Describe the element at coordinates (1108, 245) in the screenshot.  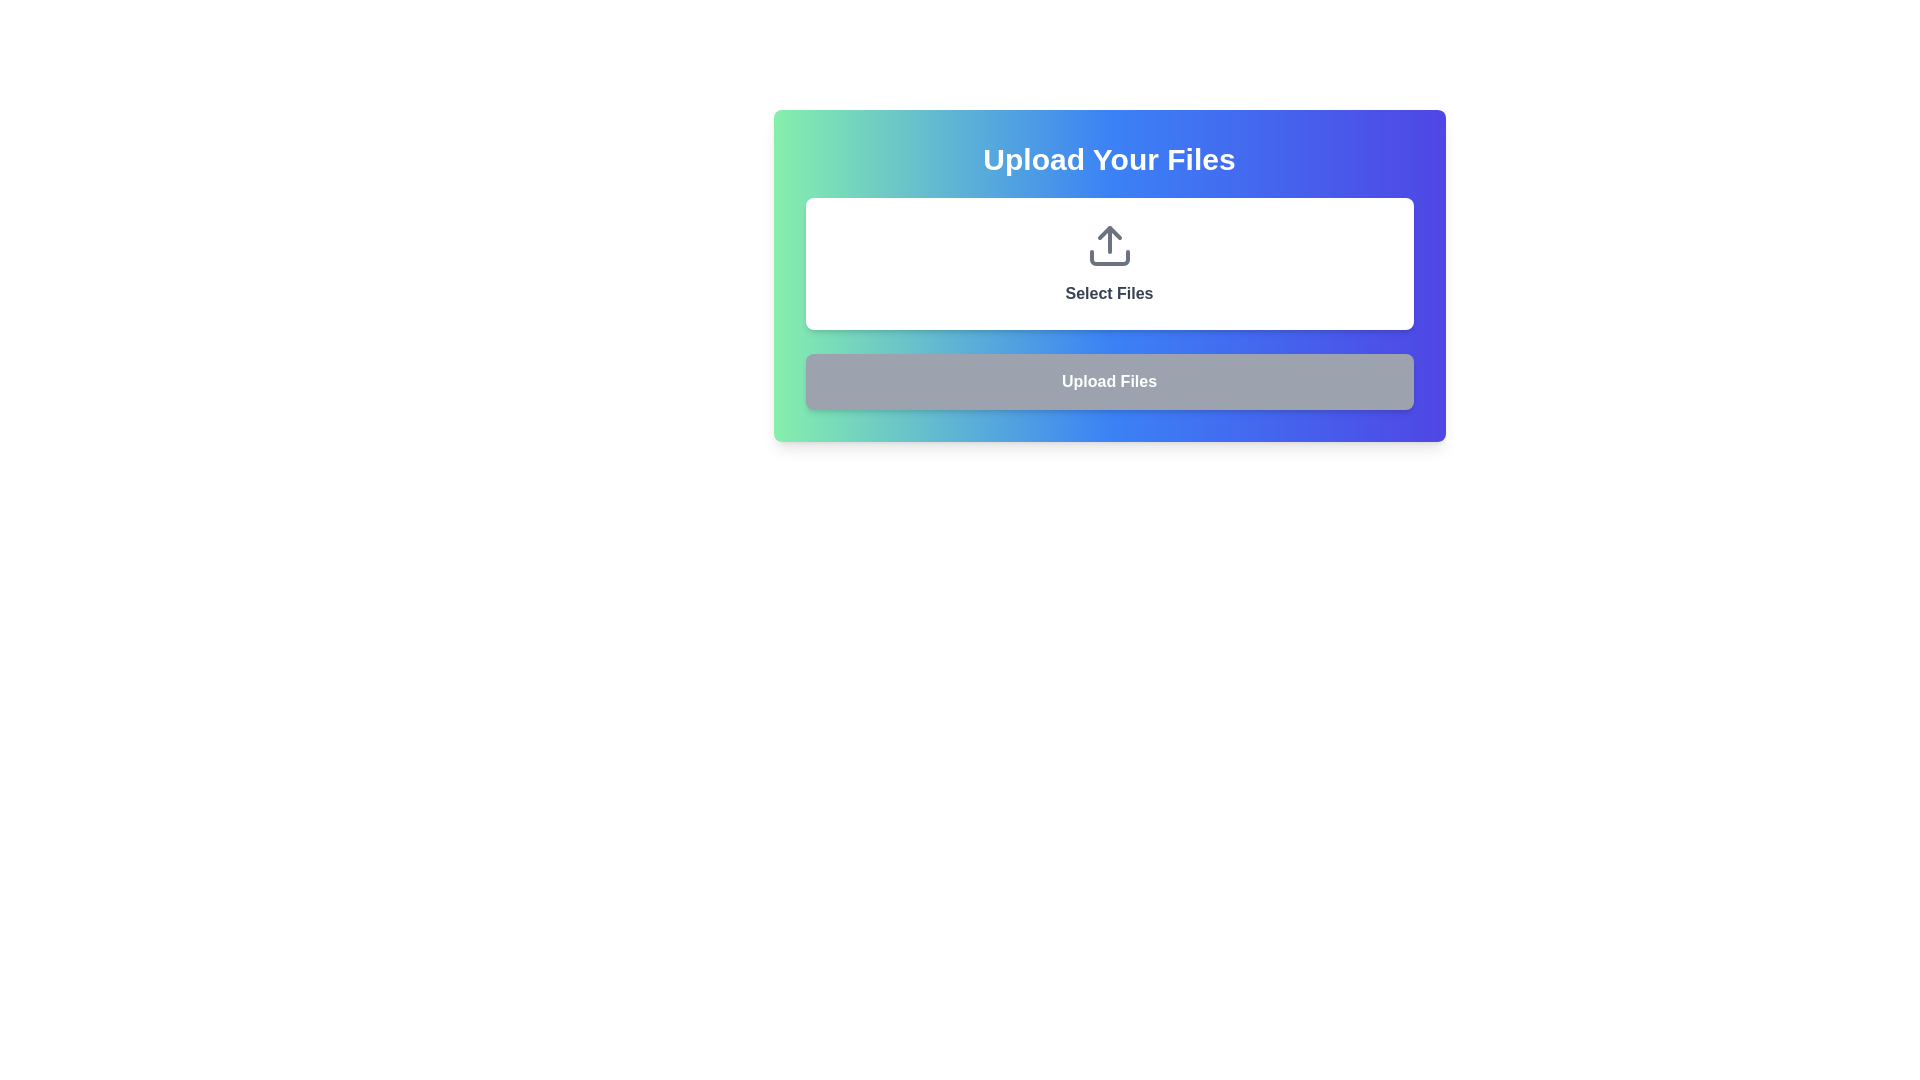
I see `the file upload icon located in the upper section of the white box inside the card titled 'Upload Your Files'` at that location.